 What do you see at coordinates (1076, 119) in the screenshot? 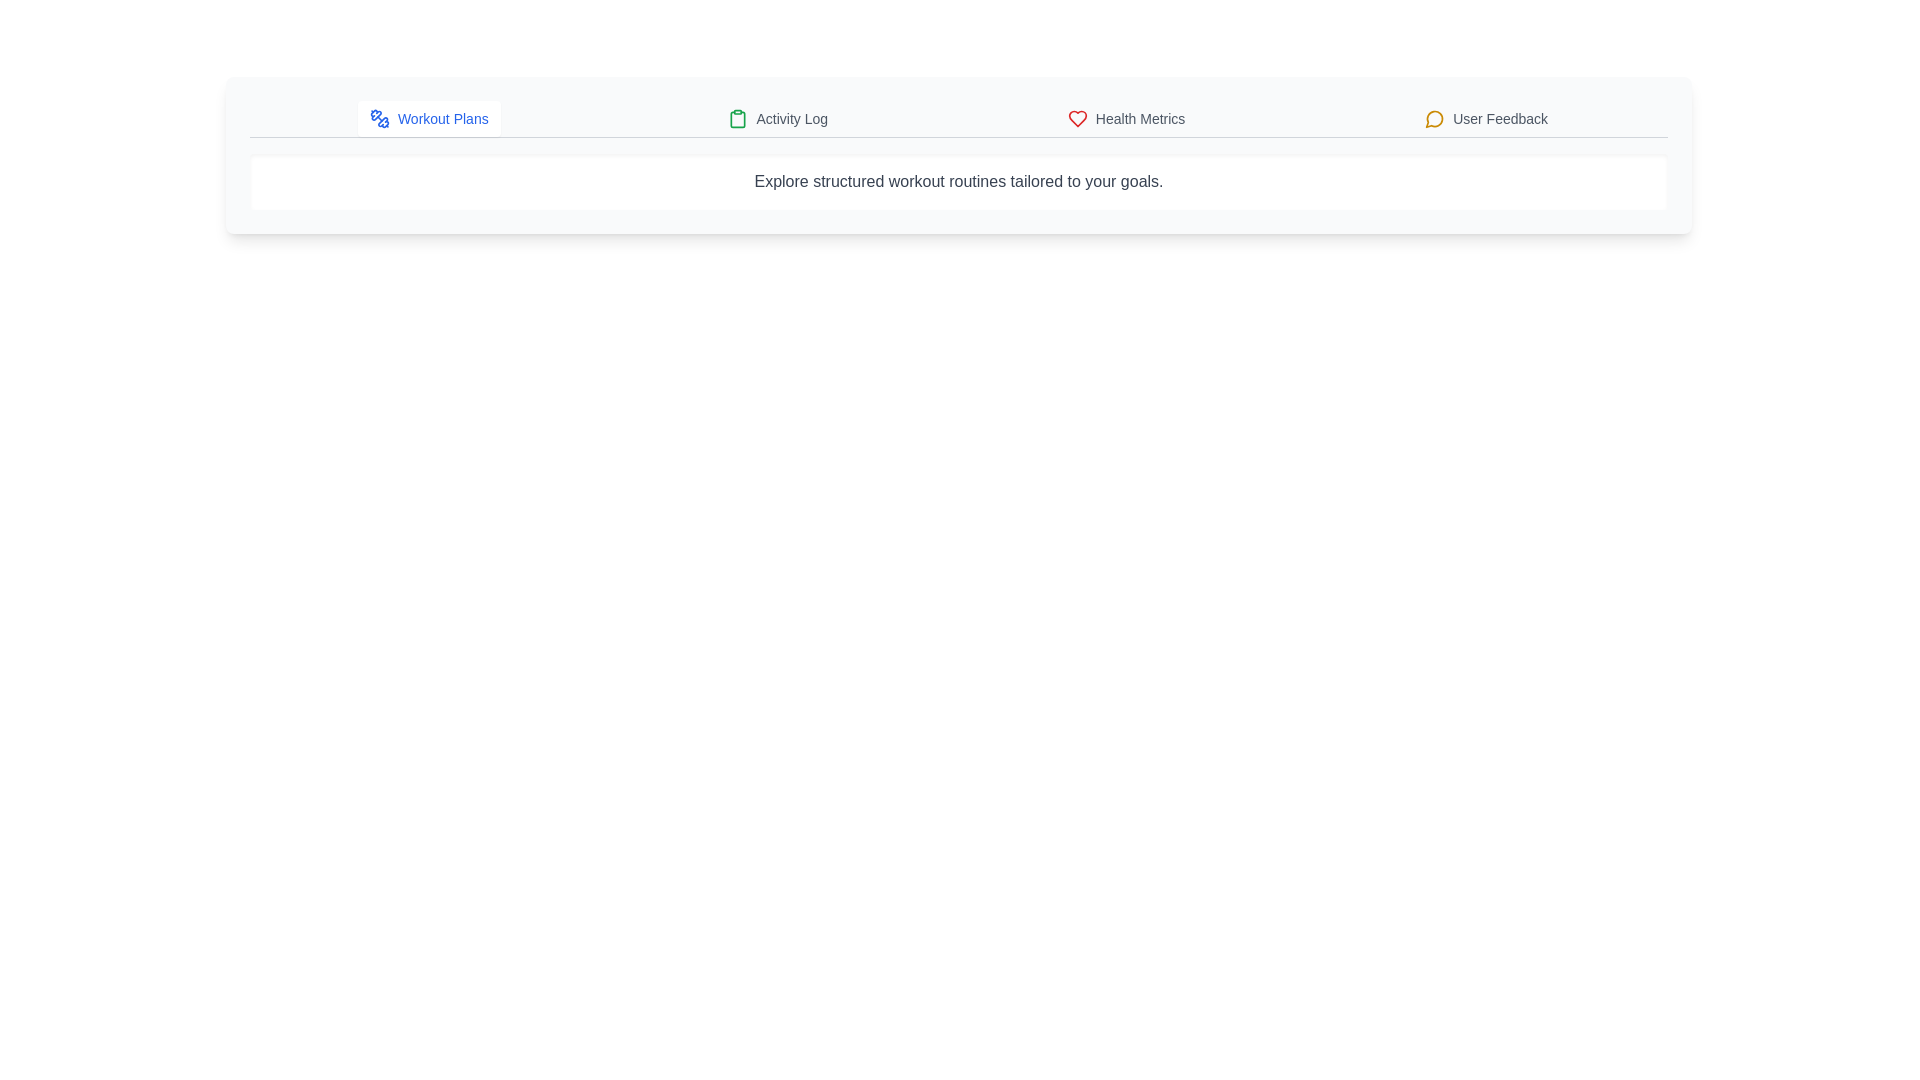
I see `the health metrics icon located in the top navigation bar to interact with its functionality` at bounding box center [1076, 119].